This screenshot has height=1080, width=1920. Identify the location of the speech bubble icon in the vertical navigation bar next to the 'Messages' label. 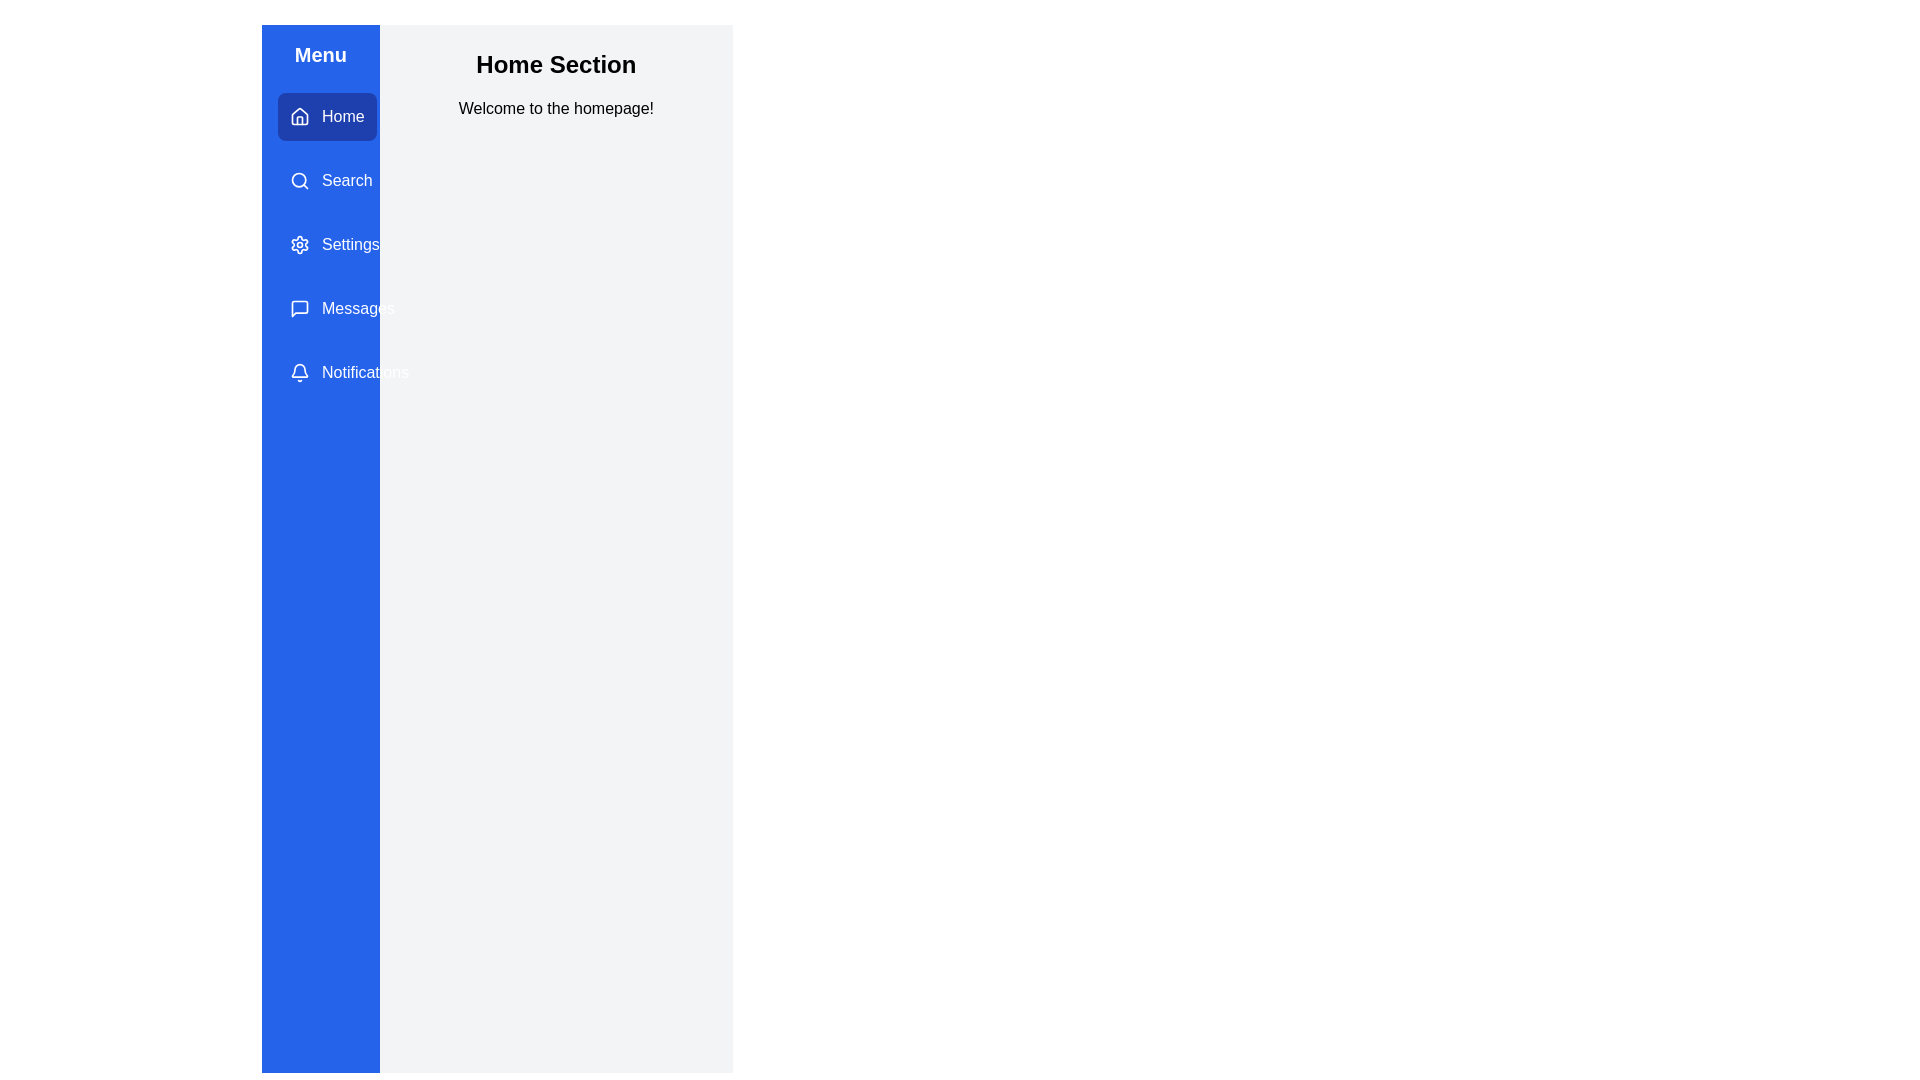
(298, 308).